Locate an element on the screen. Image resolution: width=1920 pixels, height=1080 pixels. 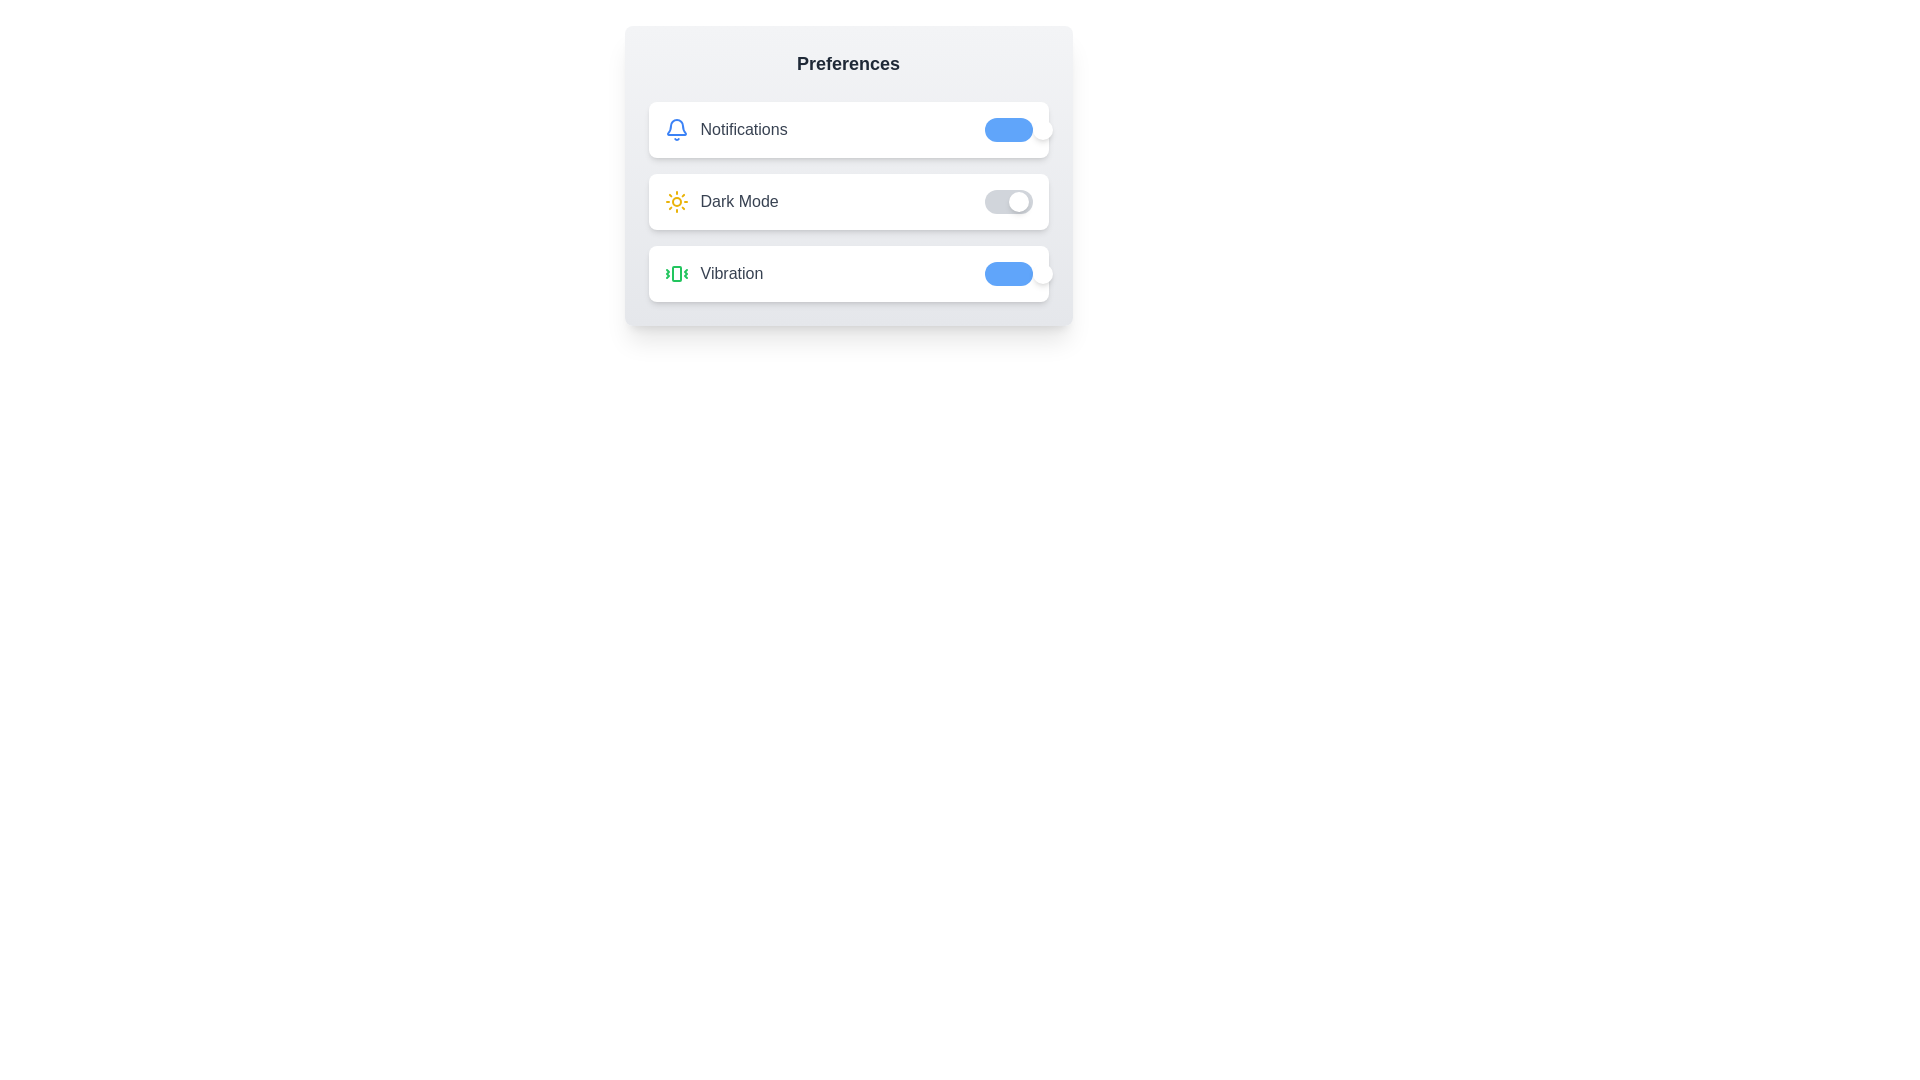
the vibration setting icon, which is positioned to the left of the 'Vibration' label and before the toggle switch is located at coordinates (676, 273).